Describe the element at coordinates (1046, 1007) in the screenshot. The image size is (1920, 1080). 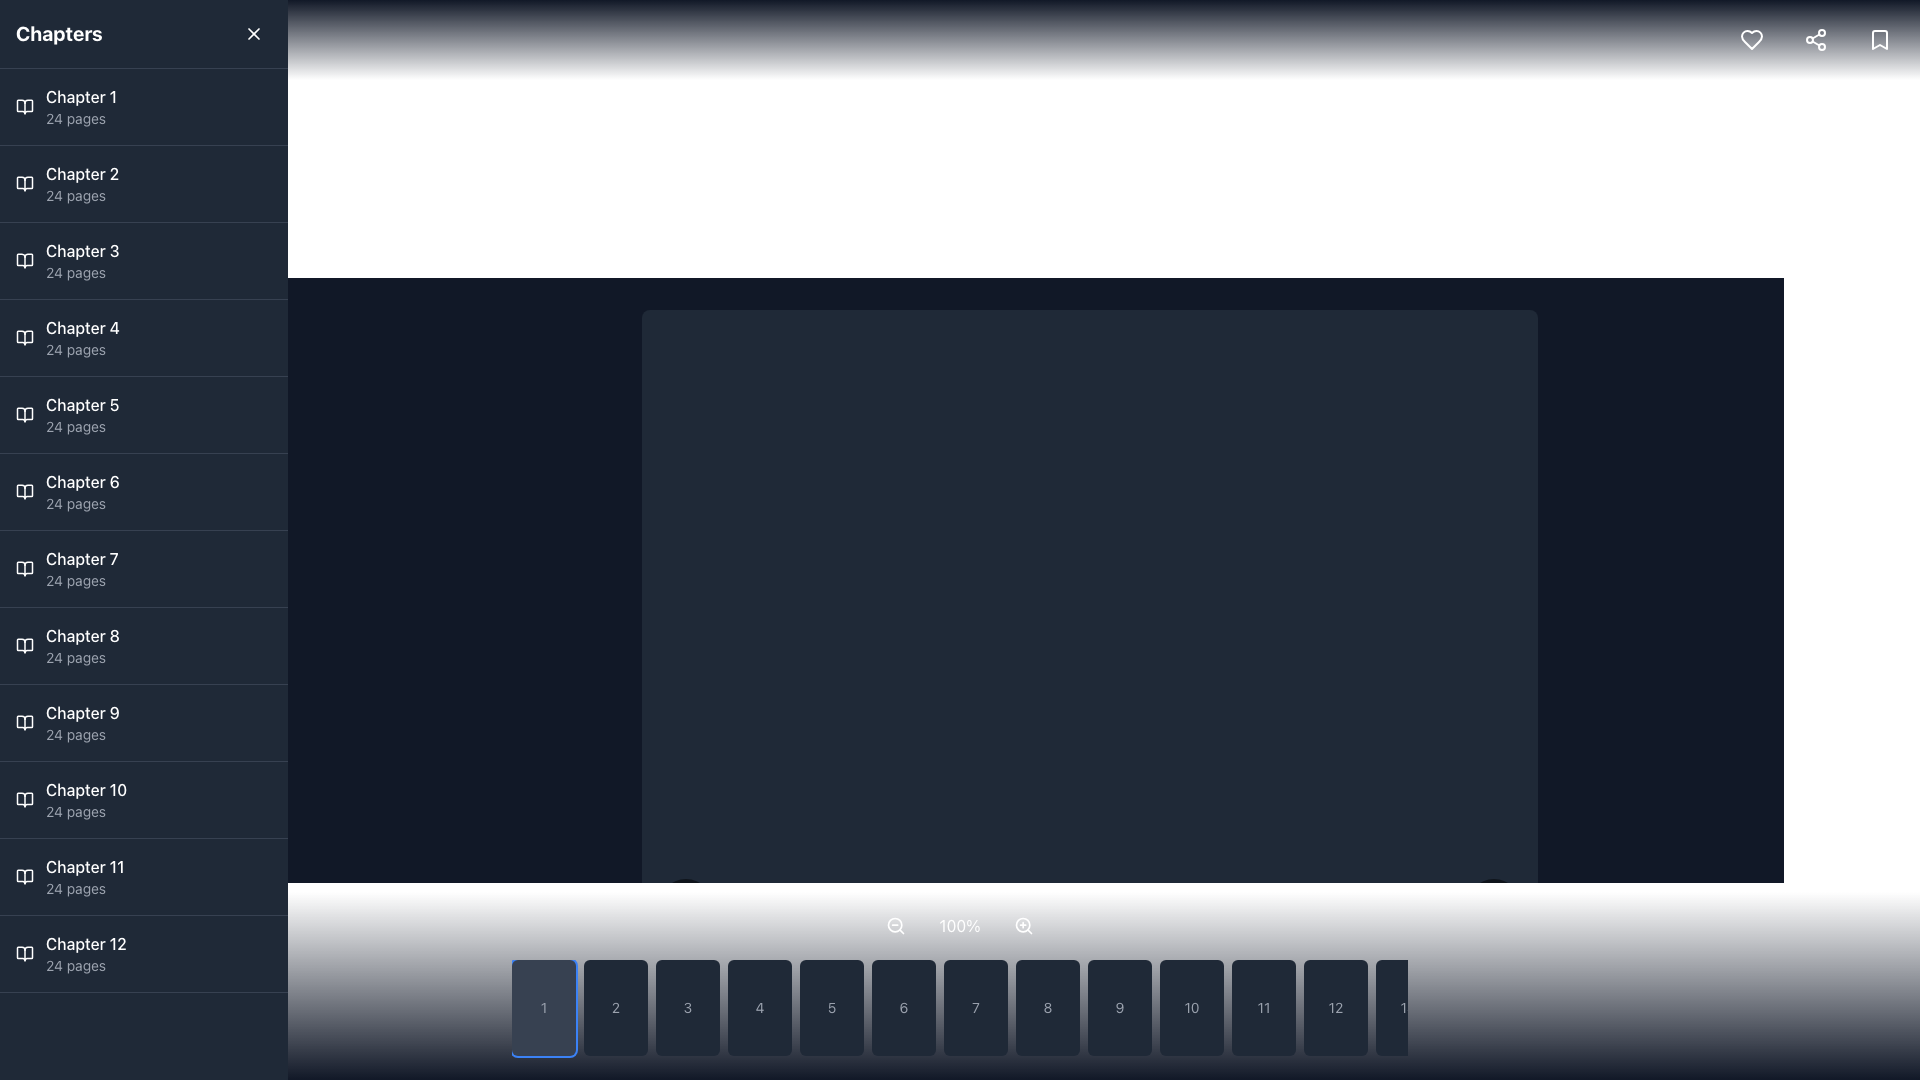
I see `the button displaying the number '8', which is a dark gray rectangular button with rounded corners located within a horizontal list of numbered buttons` at that location.